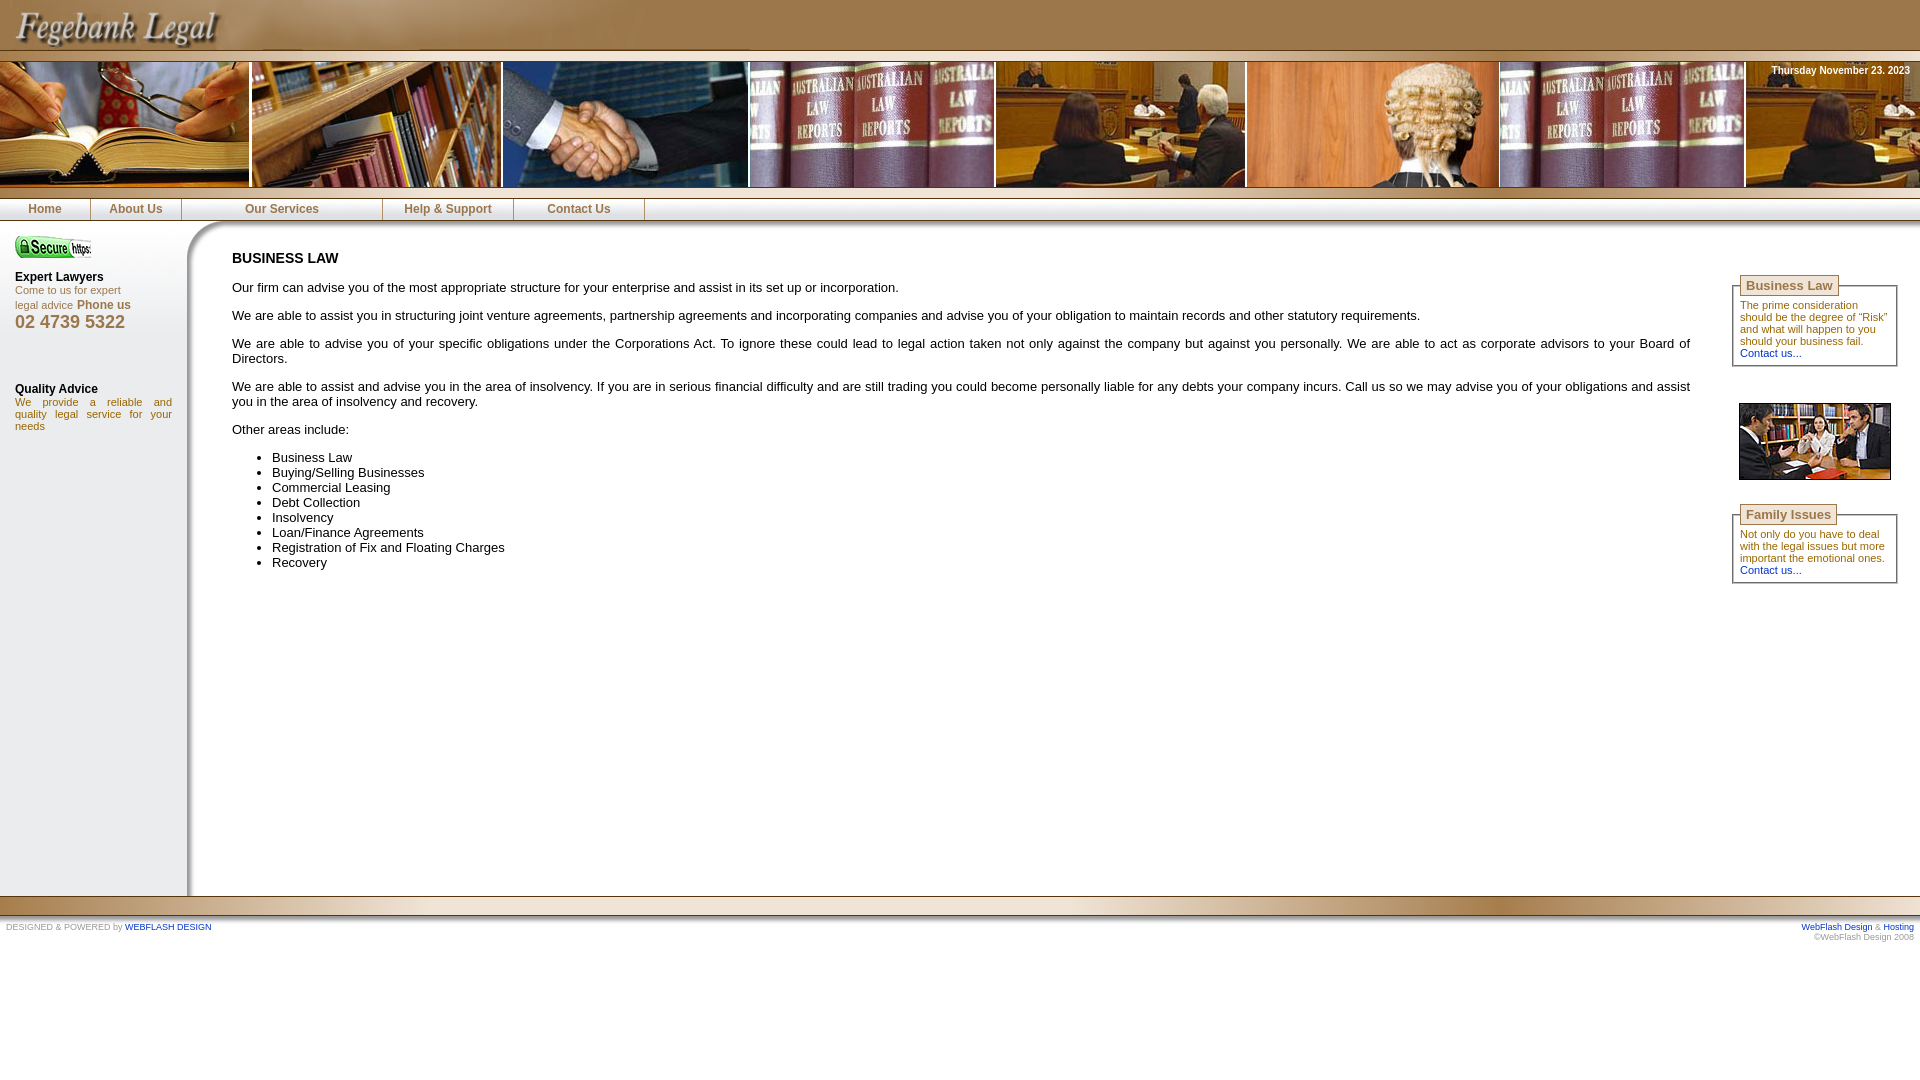 This screenshot has width=1920, height=1080. Describe the element at coordinates (446, 209) in the screenshot. I see `'Help & Support'` at that location.